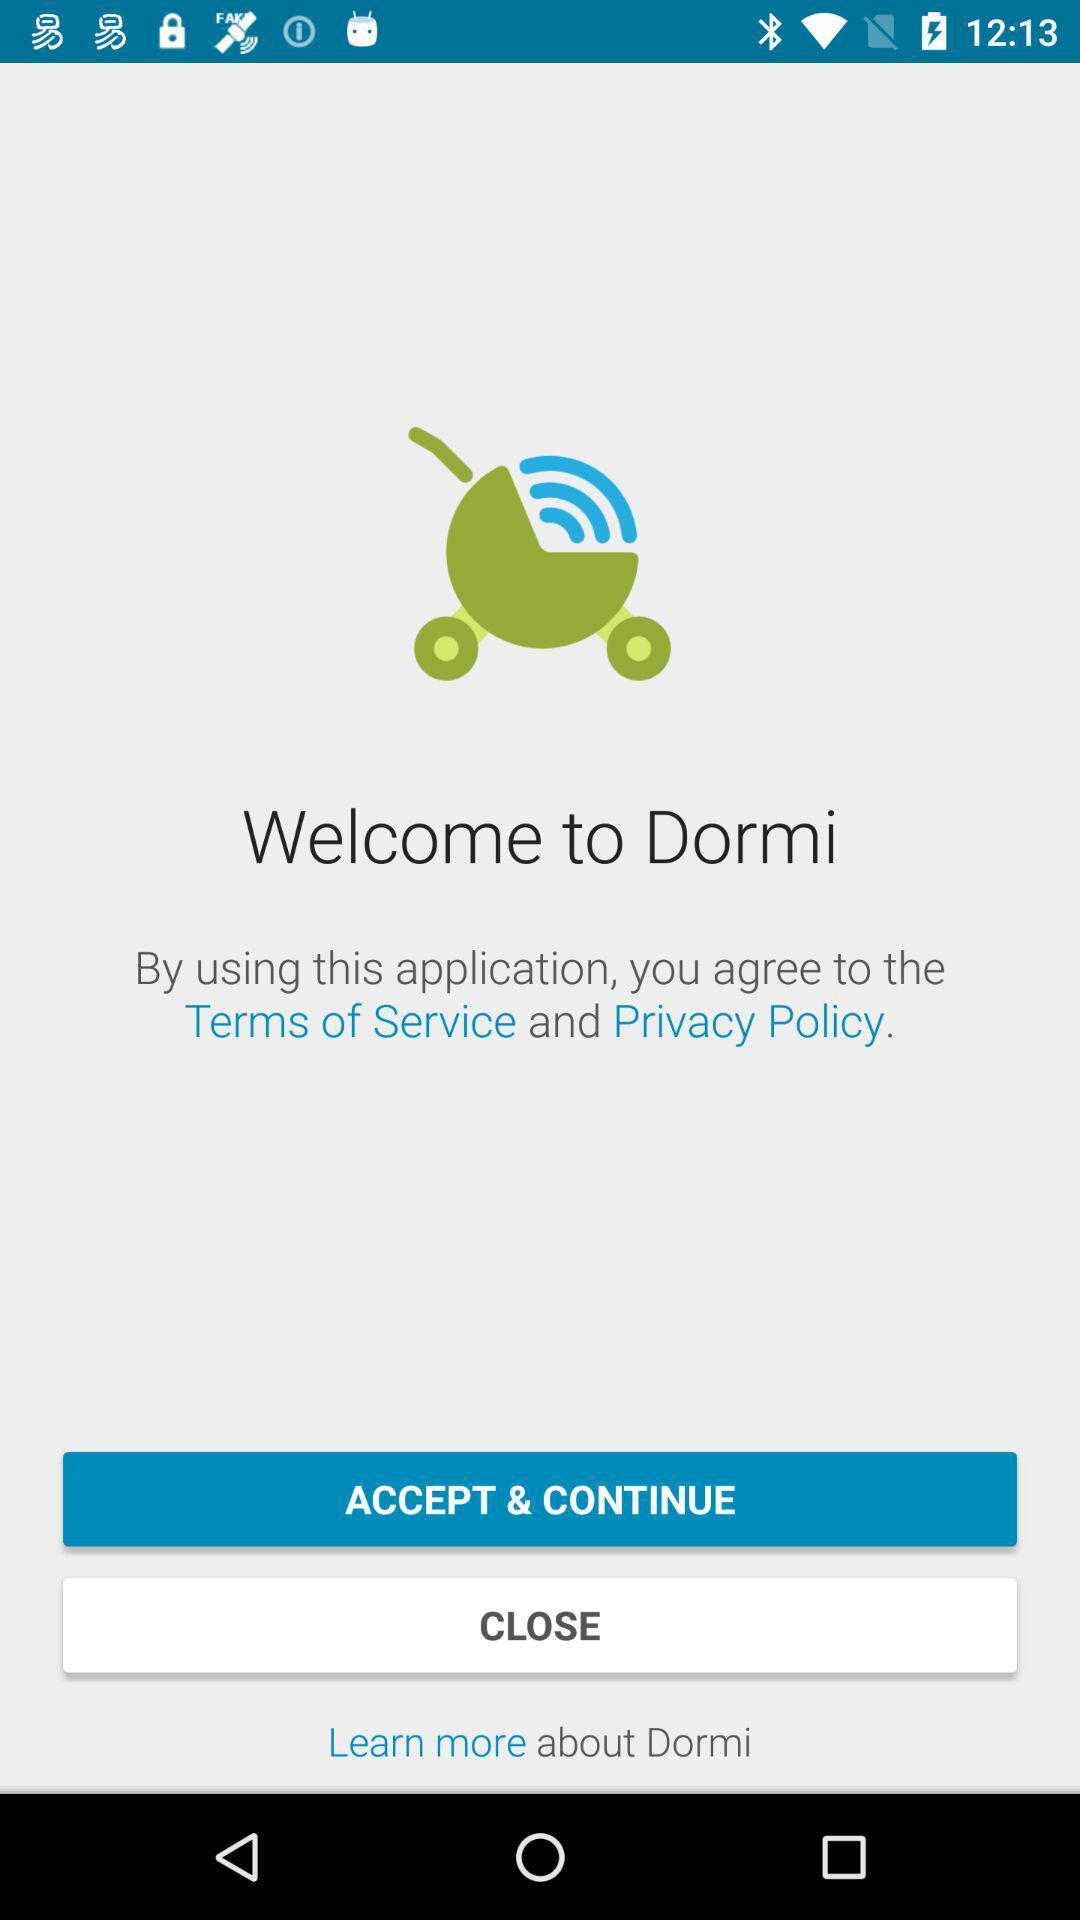 Image resolution: width=1080 pixels, height=1920 pixels. What do you see at coordinates (540, 1499) in the screenshot?
I see `item above the close icon` at bounding box center [540, 1499].